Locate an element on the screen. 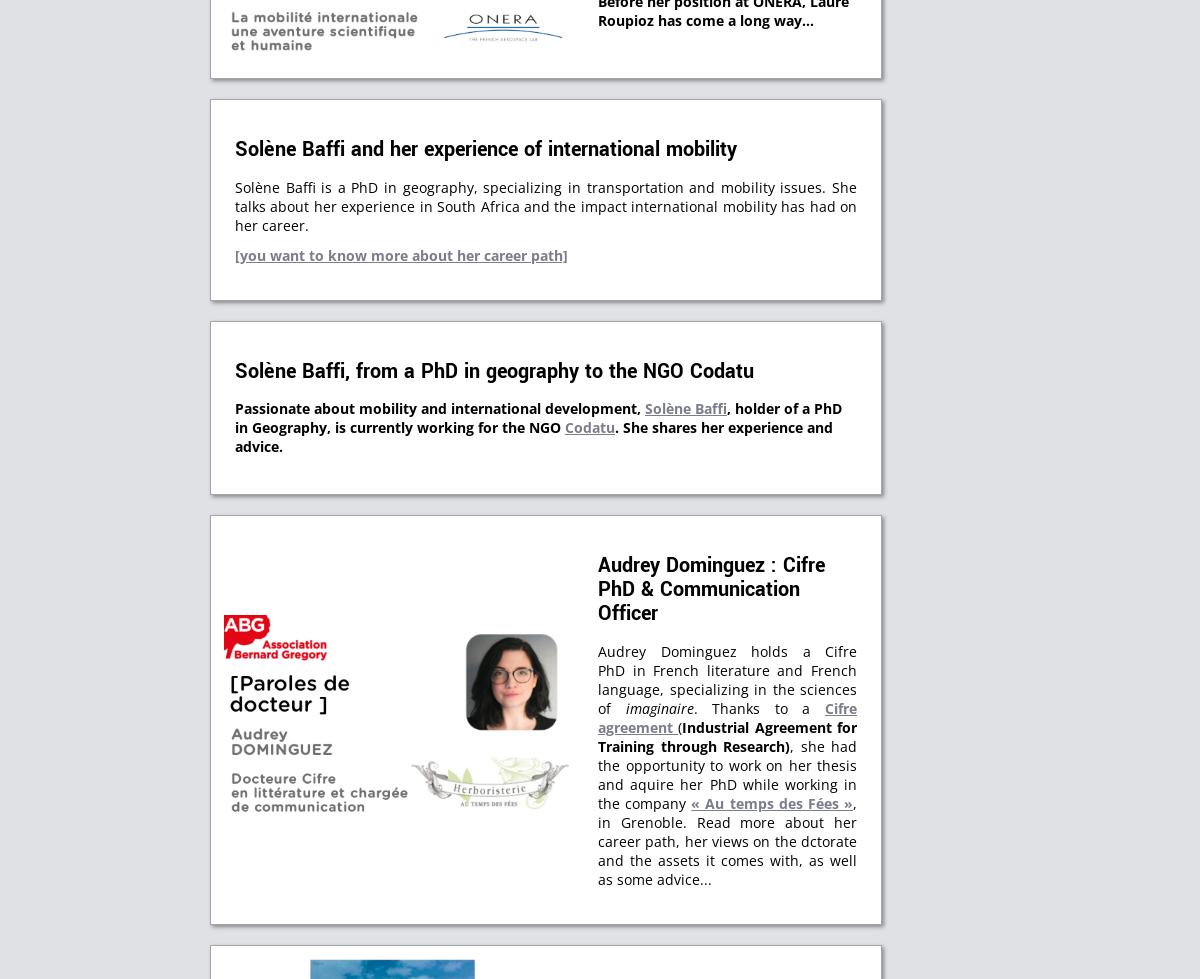  'Codatu' is located at coordinates (589, 427).